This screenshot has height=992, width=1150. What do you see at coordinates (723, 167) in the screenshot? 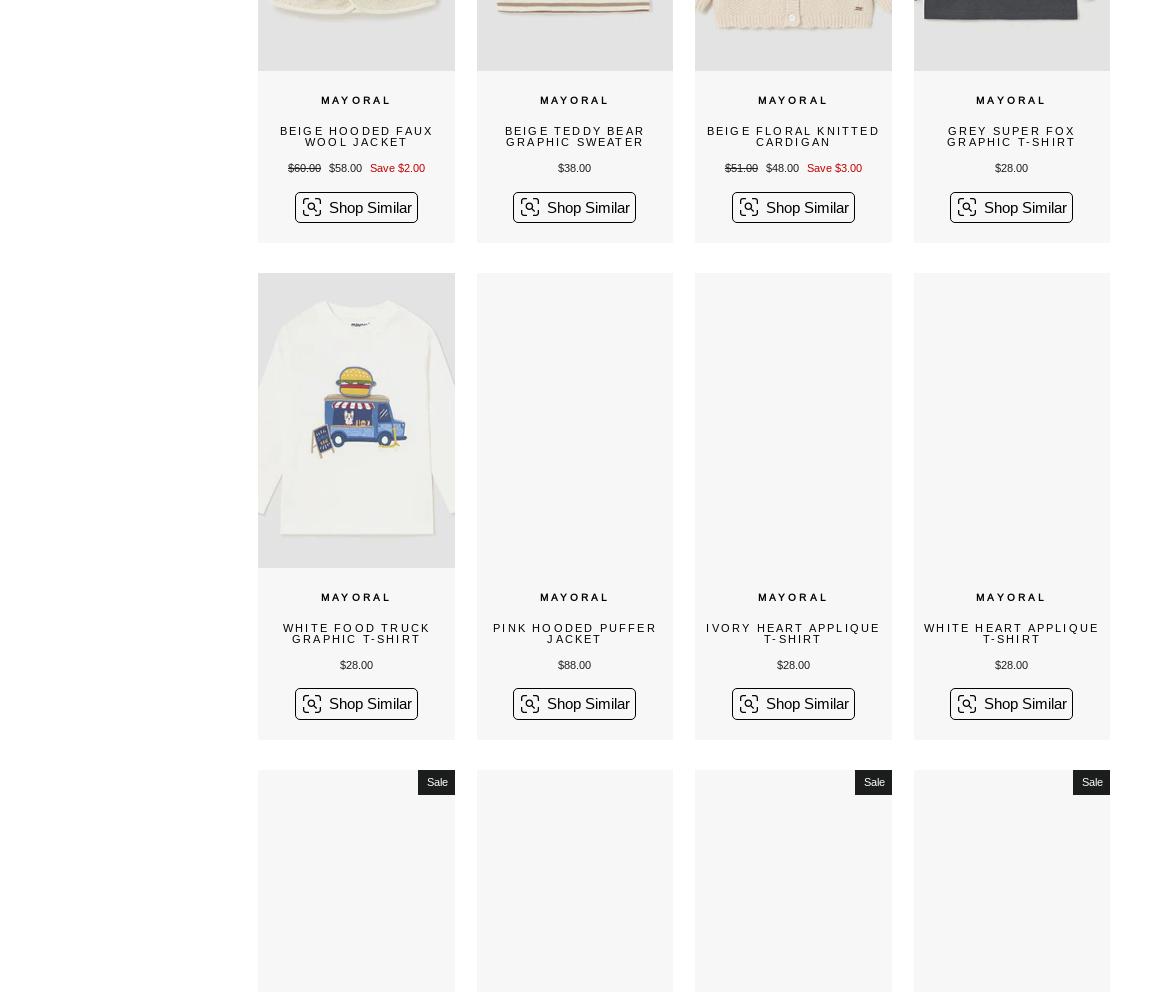
I see `'$51.00'` at bounding box center [723, 167].